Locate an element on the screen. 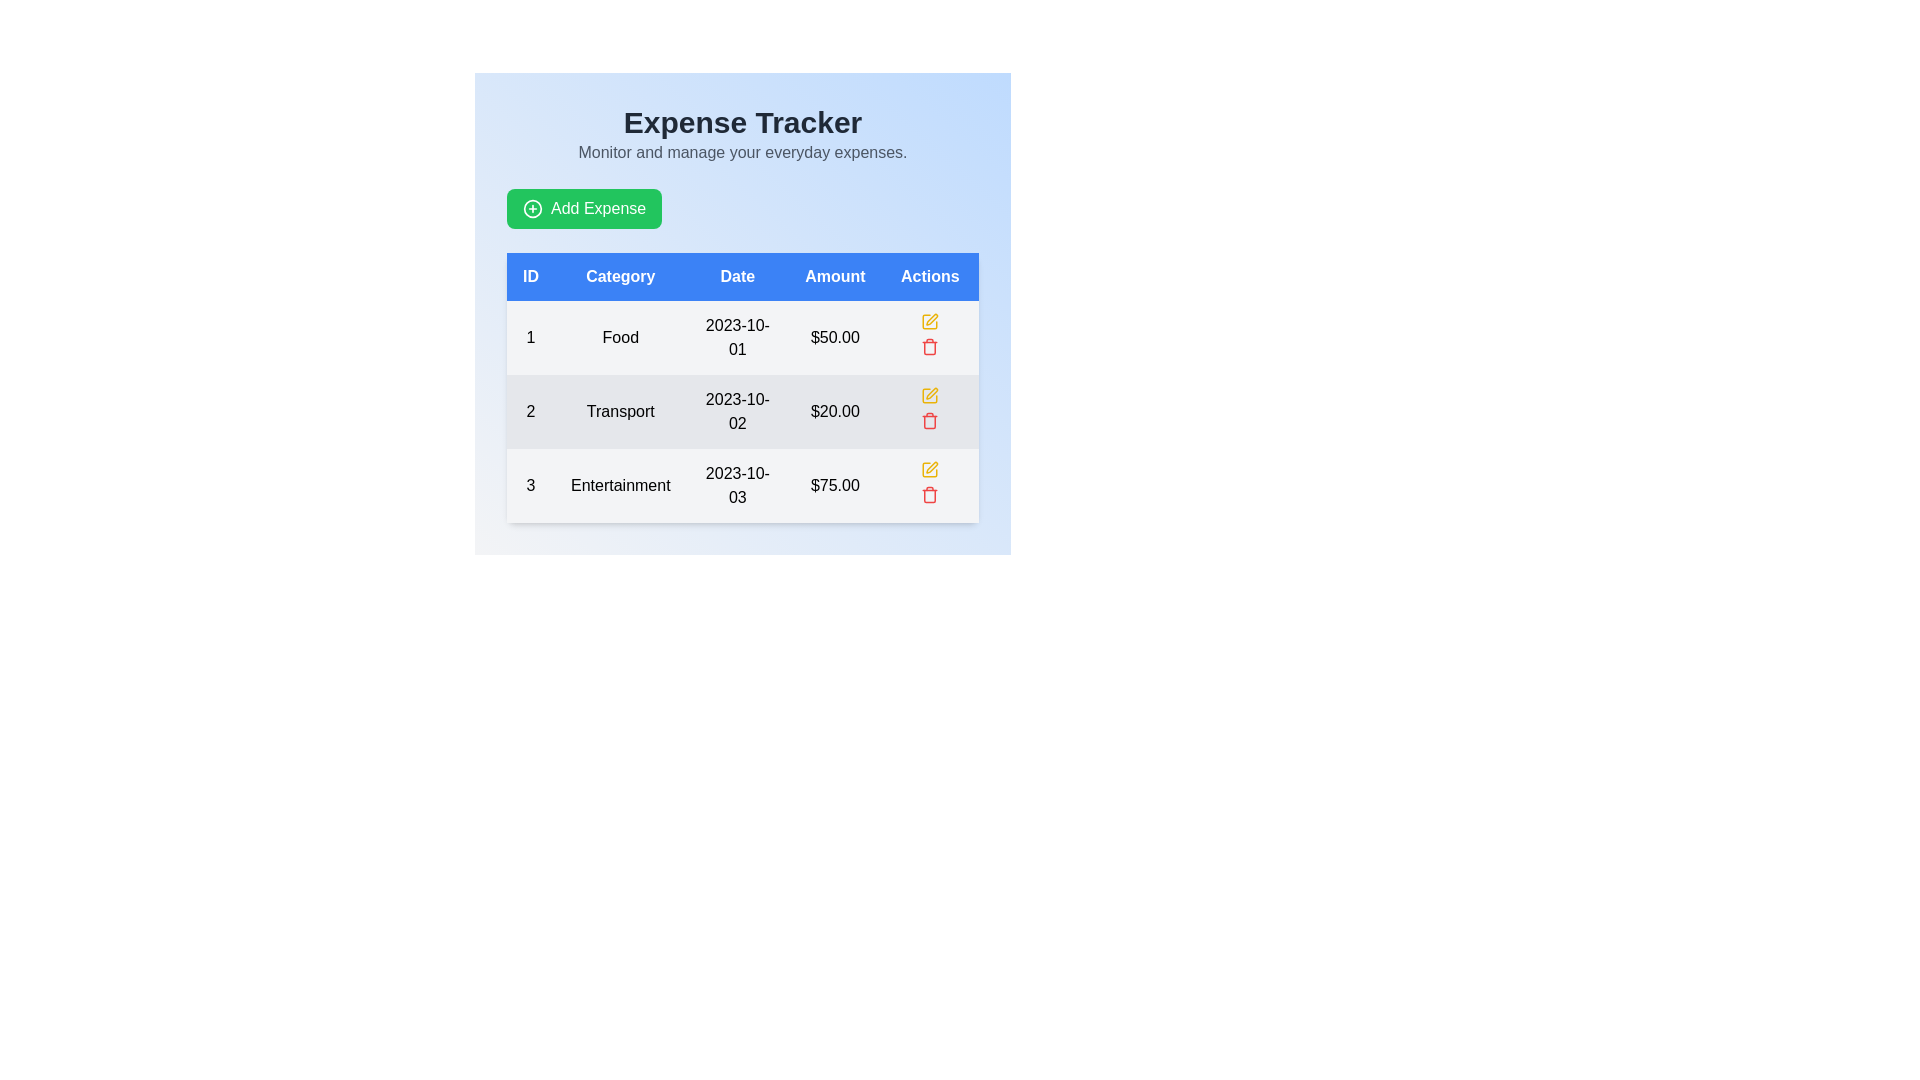  the table header row with blue background and white text to interact with column headers for sorting functionality is located at coordinates (742, 277).